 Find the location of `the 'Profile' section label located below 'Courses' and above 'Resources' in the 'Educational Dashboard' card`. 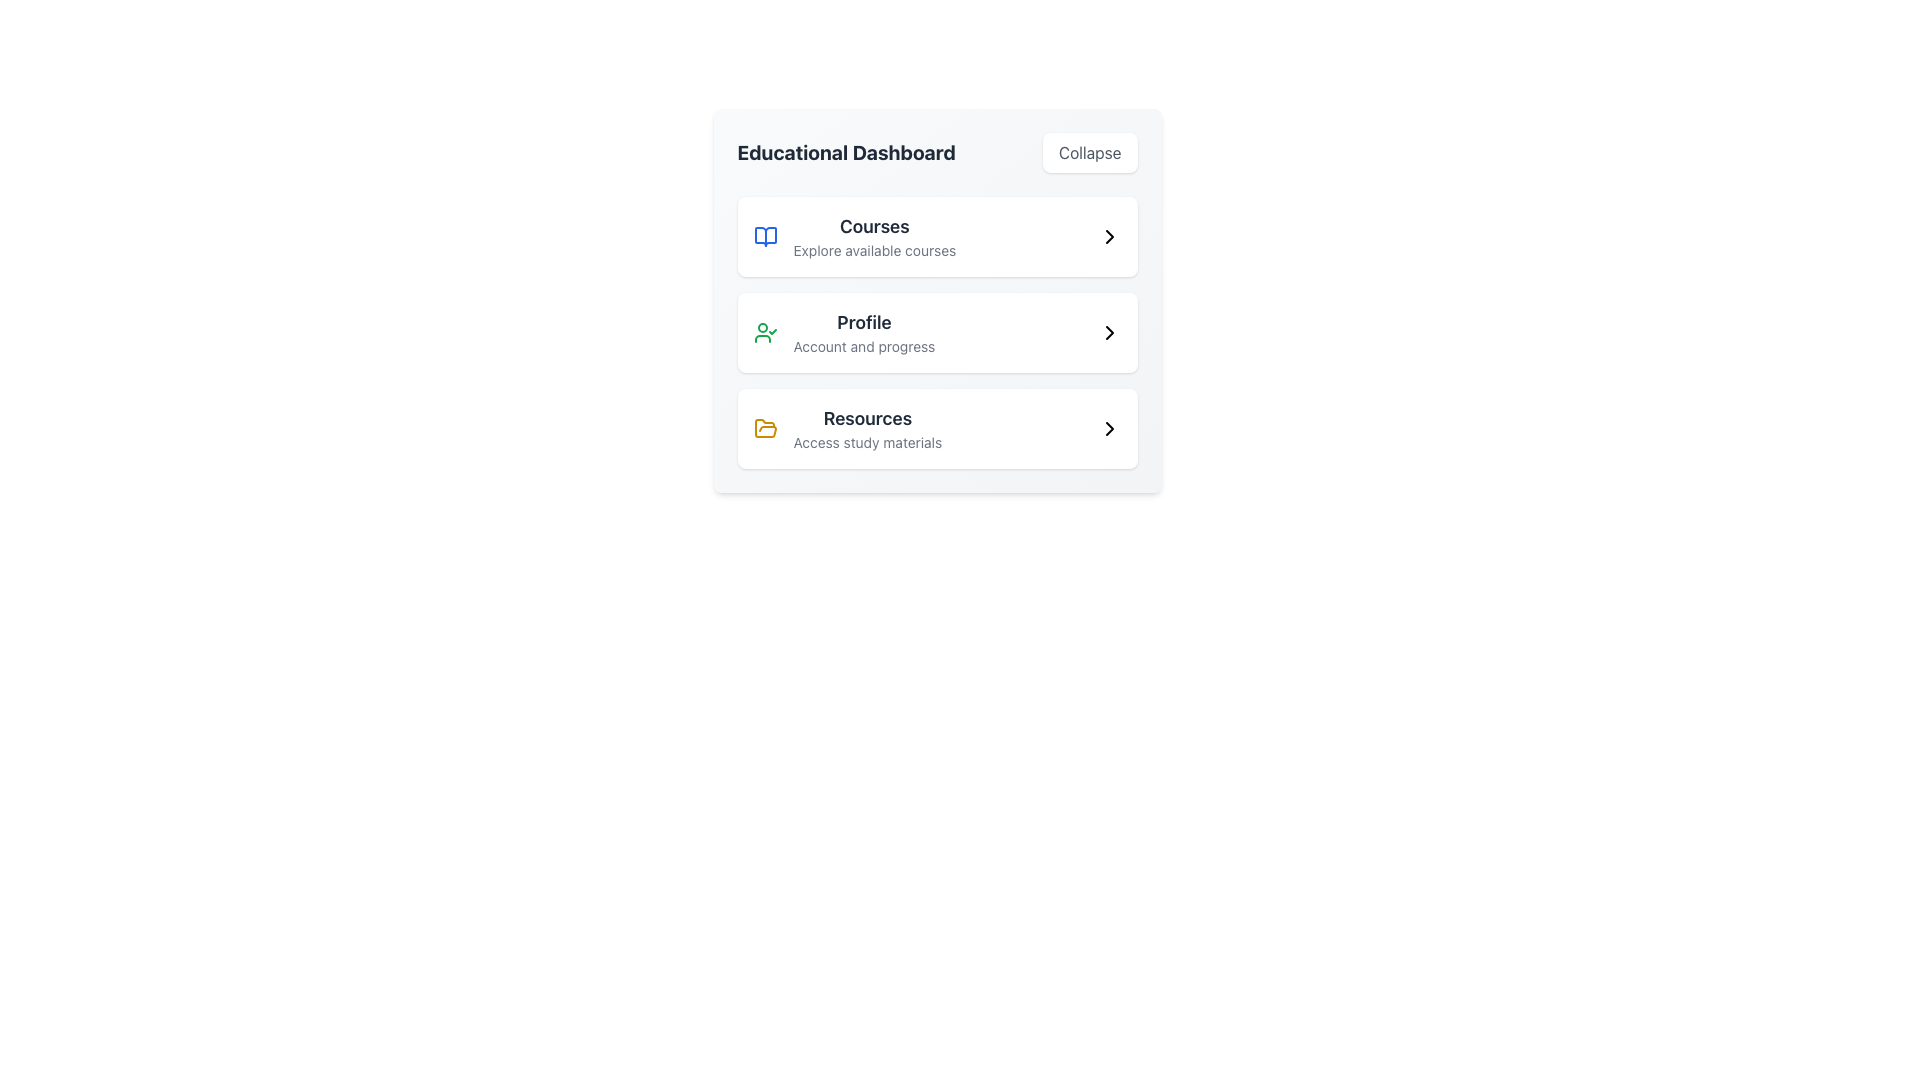

the 'Profile' section label located below 'Courses' and above 'Resources' in the 'Educational Dashboard' card is located at coordinates (864, 331).